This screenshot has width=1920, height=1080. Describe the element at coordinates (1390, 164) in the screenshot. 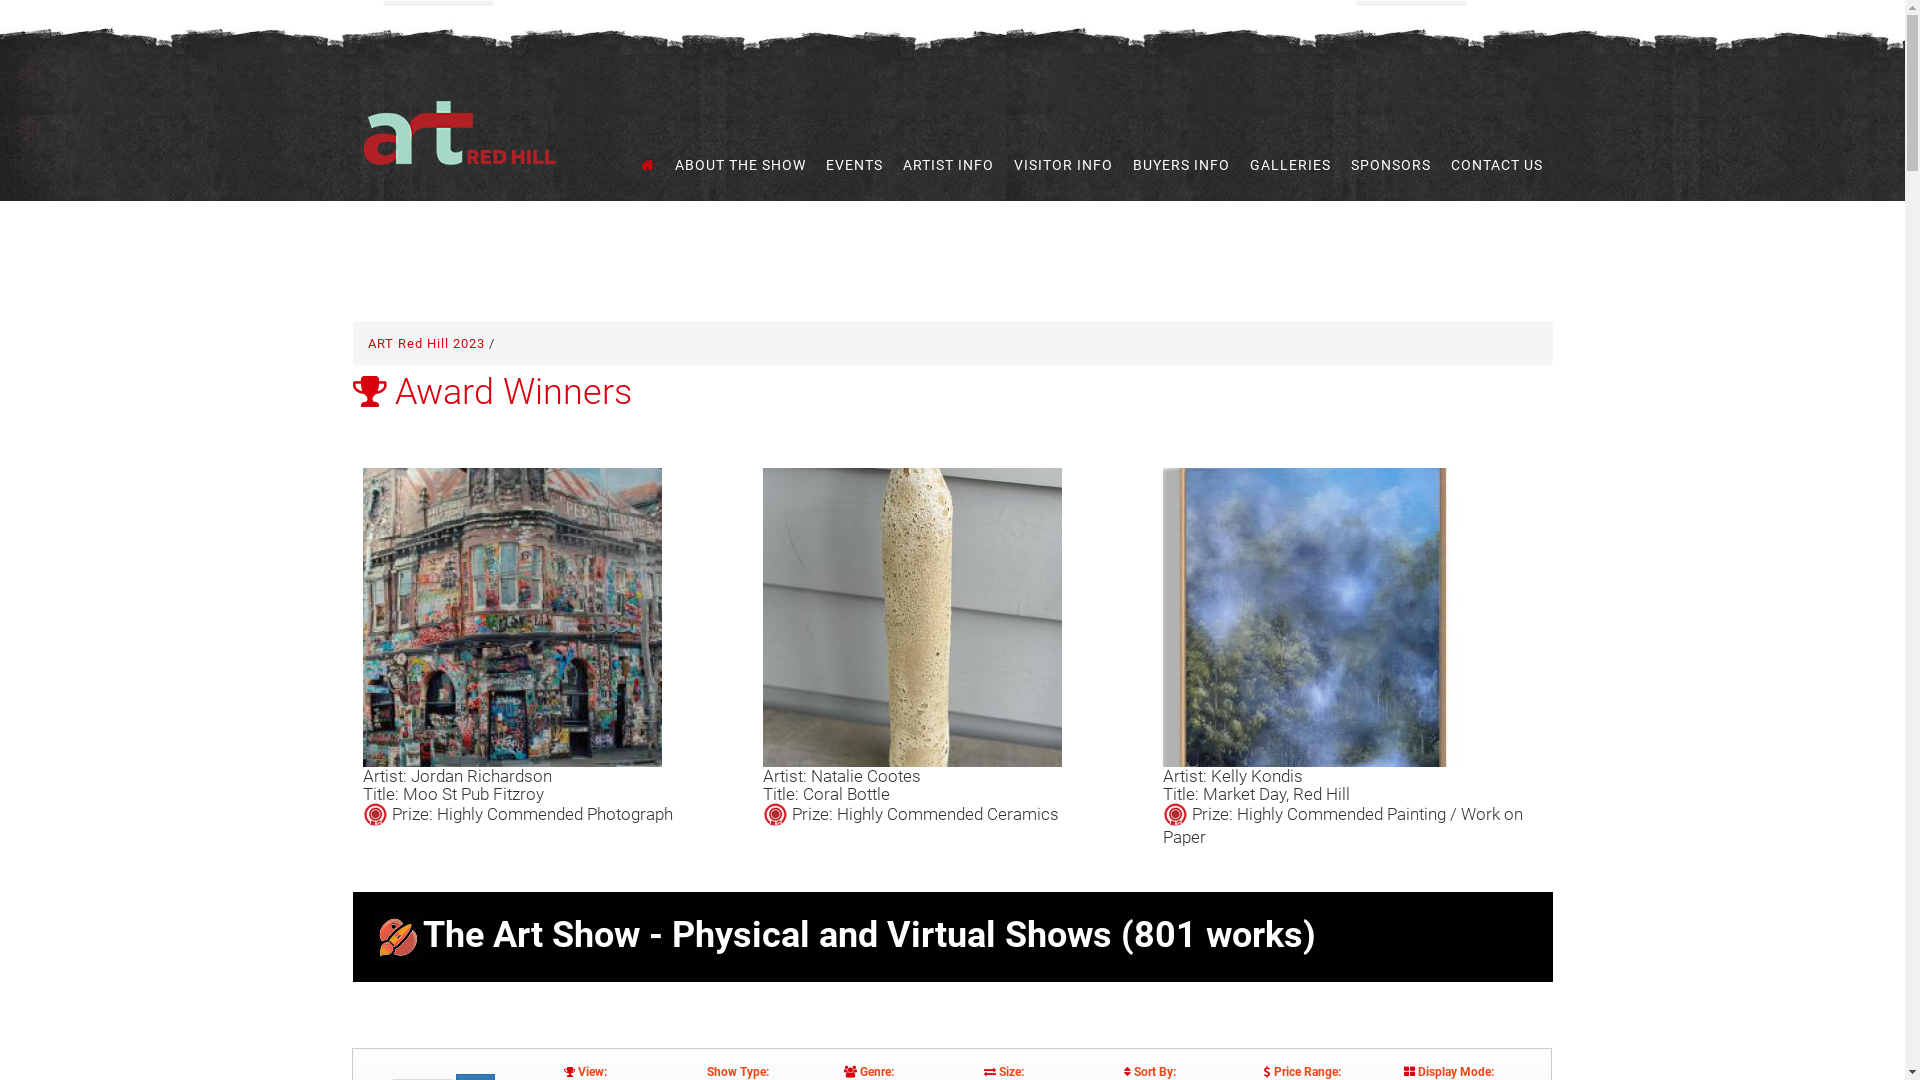

I see `'SPONSORS'` at that location.